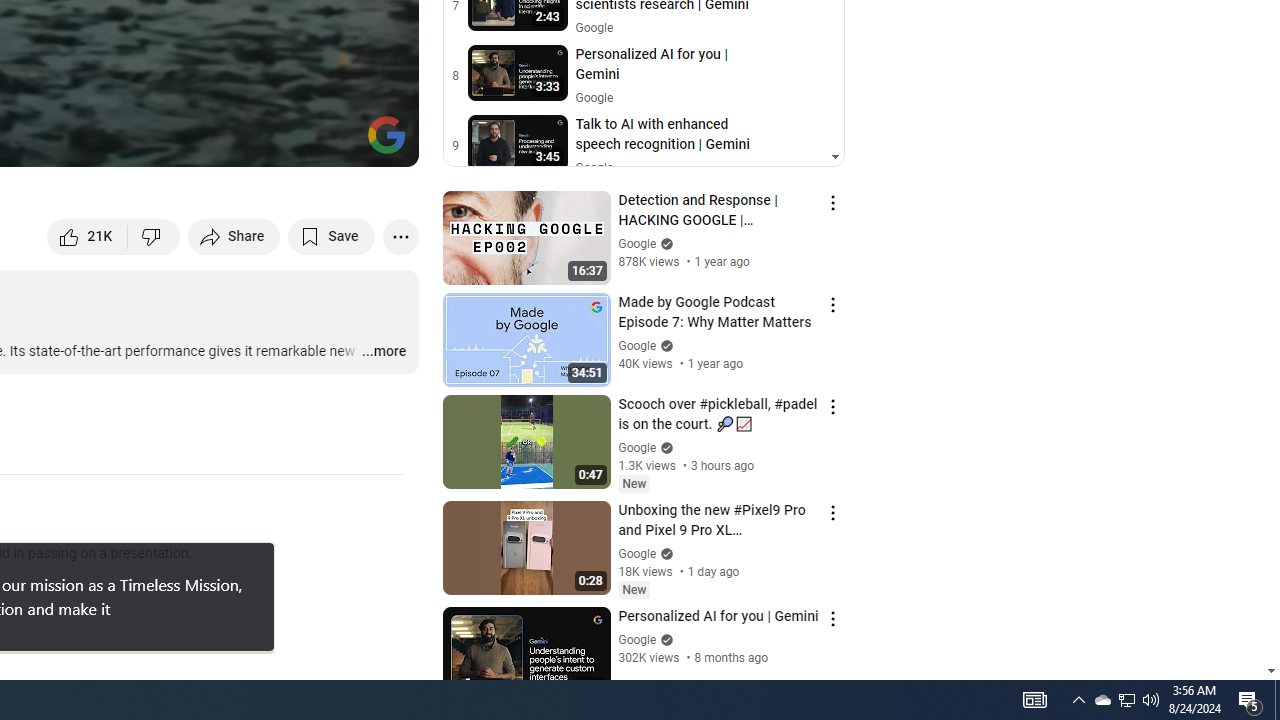 This screenshot has width=1280, height=720. I want to click on 'More actions', so click(400, 235).